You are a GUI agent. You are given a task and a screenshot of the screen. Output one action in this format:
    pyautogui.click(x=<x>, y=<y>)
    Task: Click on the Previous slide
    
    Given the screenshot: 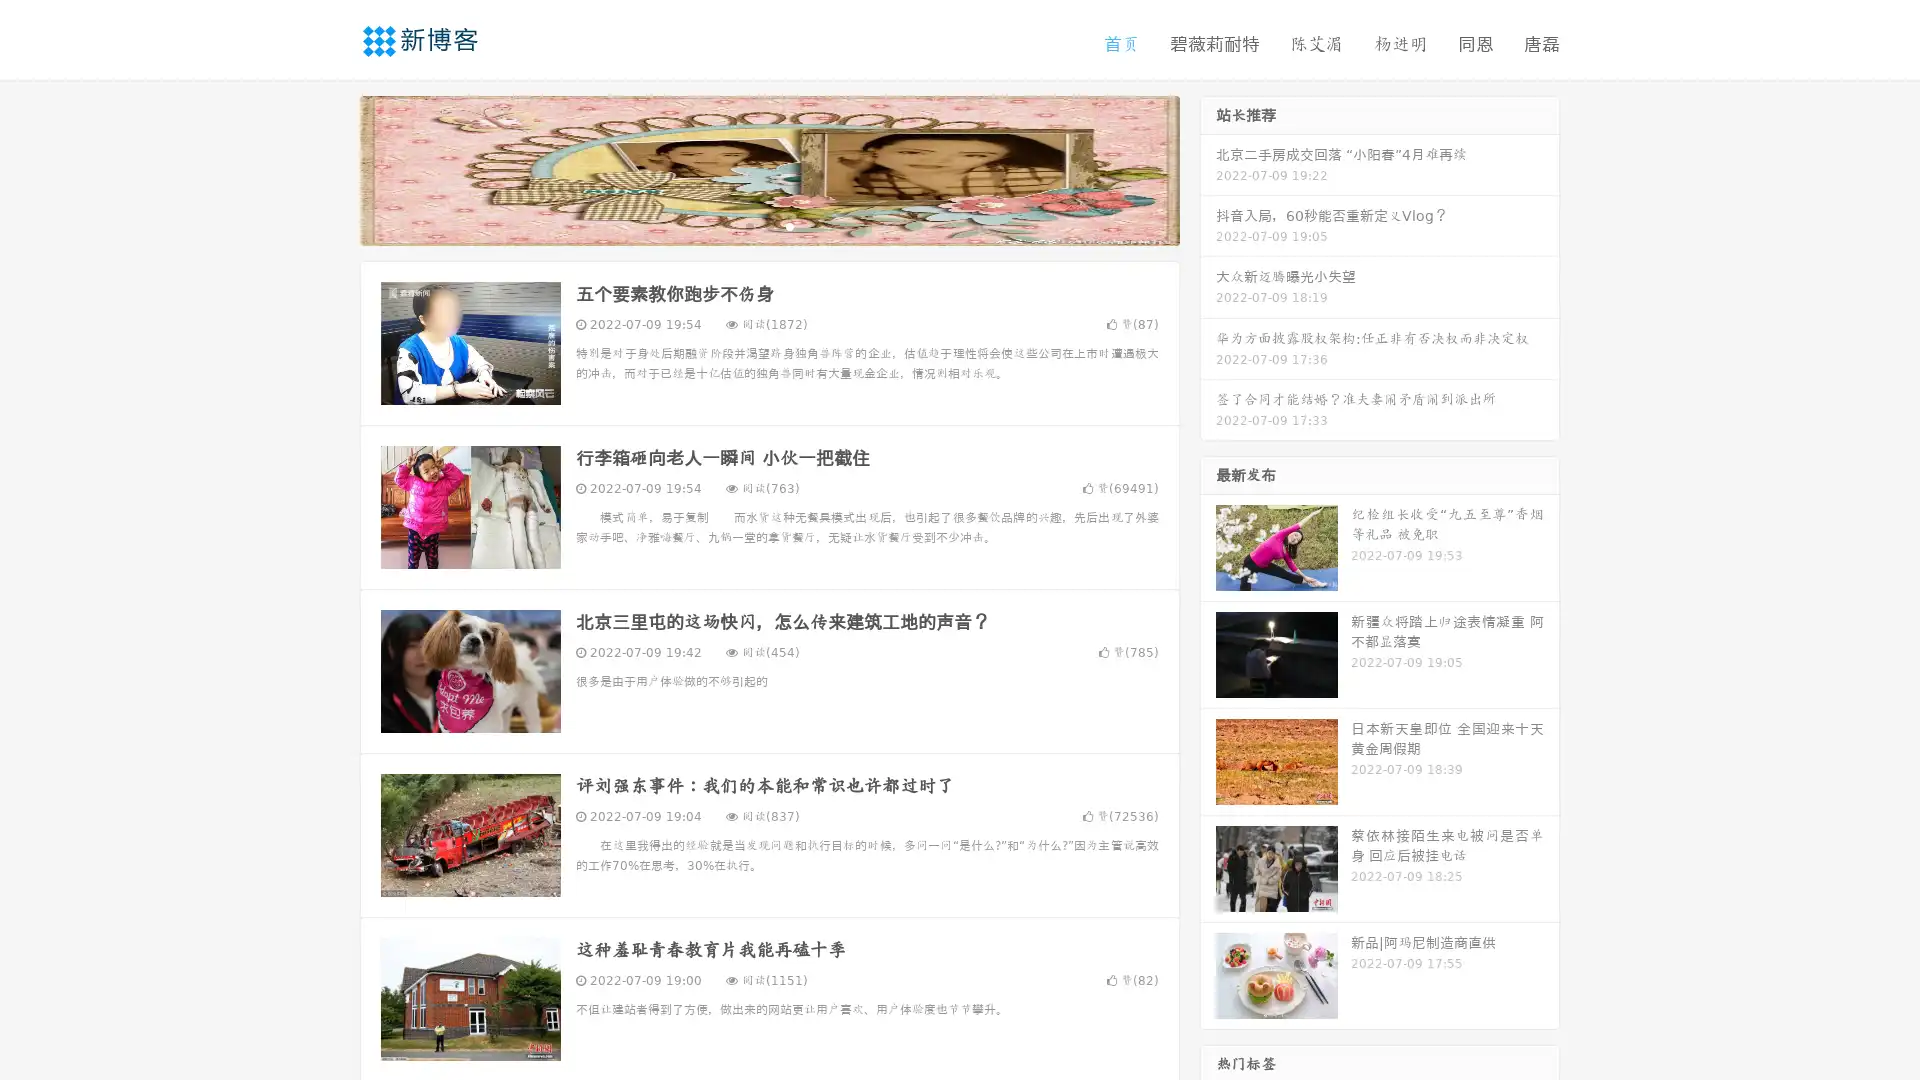 What is the action you would take?
    pyautogui.click(x=330, y=168)
    